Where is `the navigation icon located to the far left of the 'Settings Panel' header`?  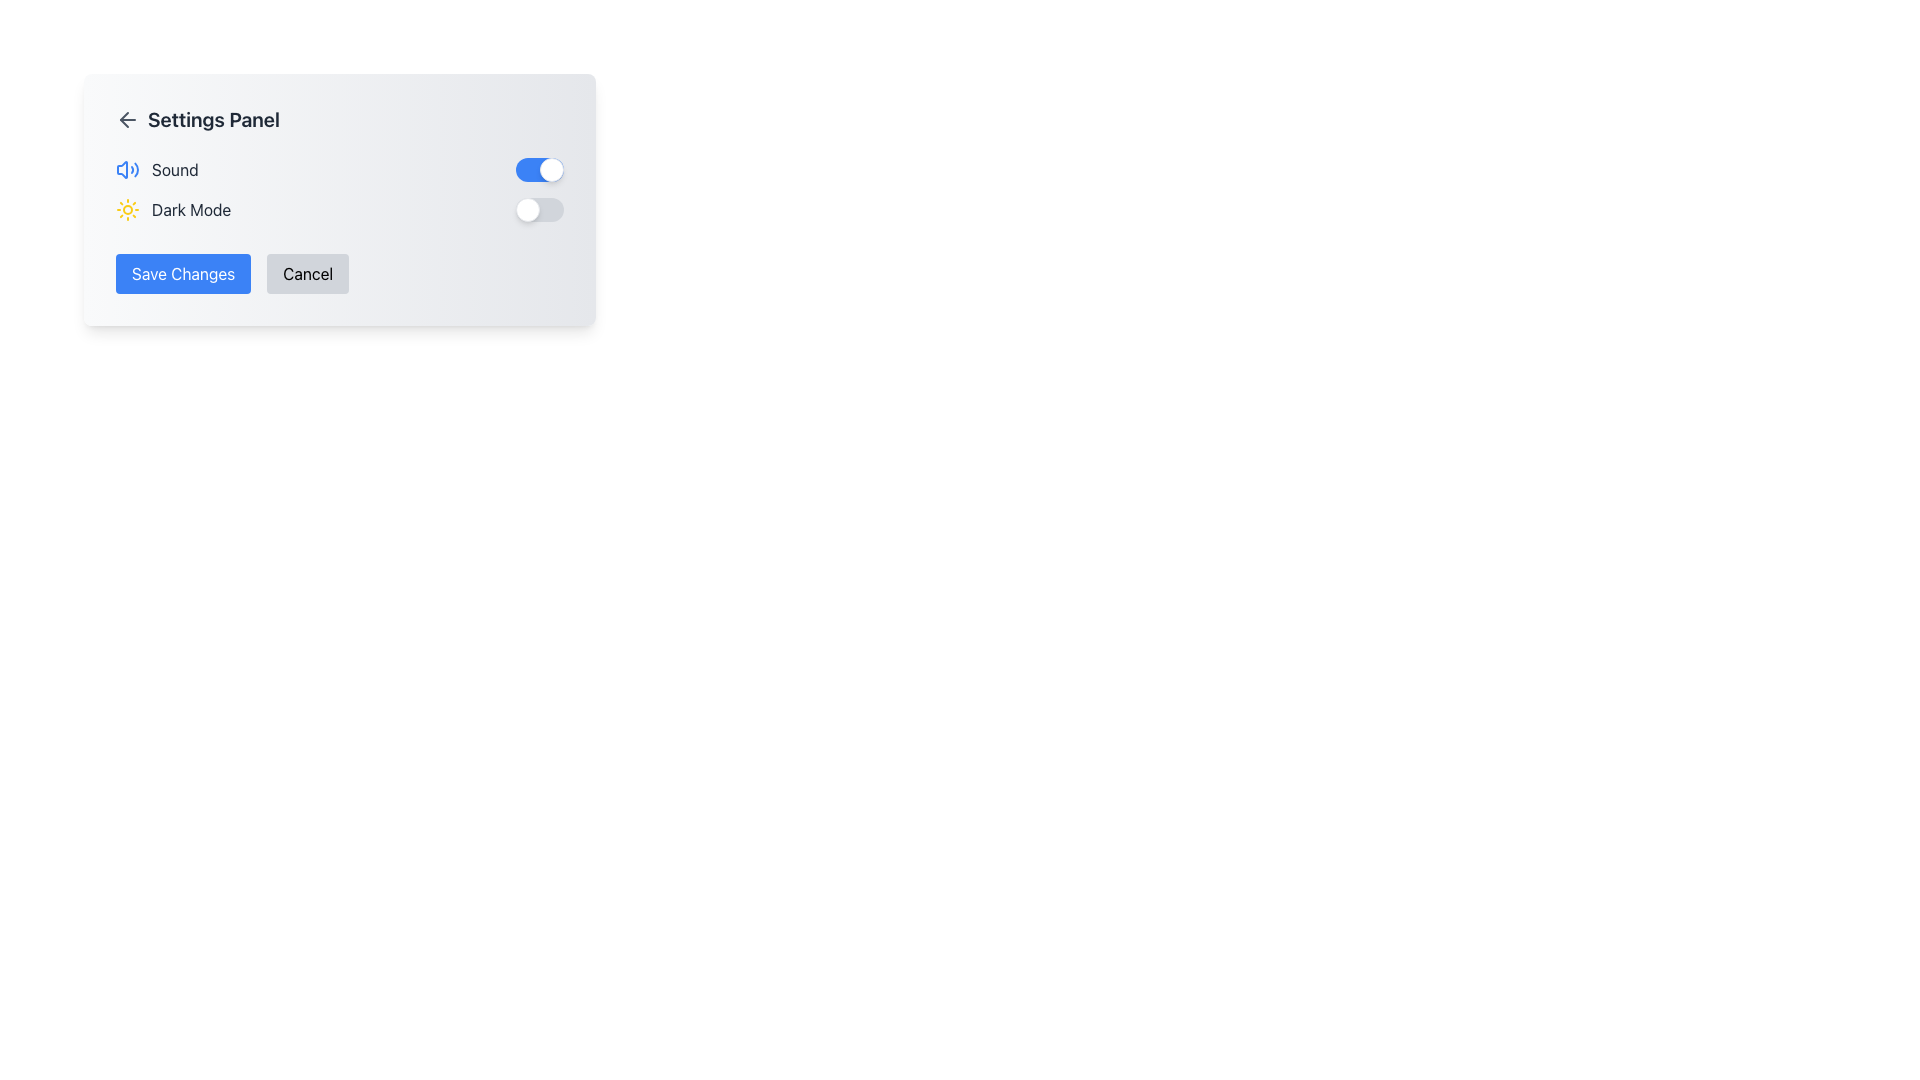
the navigation icon located to the far left of the 'Settings Panel' header is located at coordinates (127, 119).